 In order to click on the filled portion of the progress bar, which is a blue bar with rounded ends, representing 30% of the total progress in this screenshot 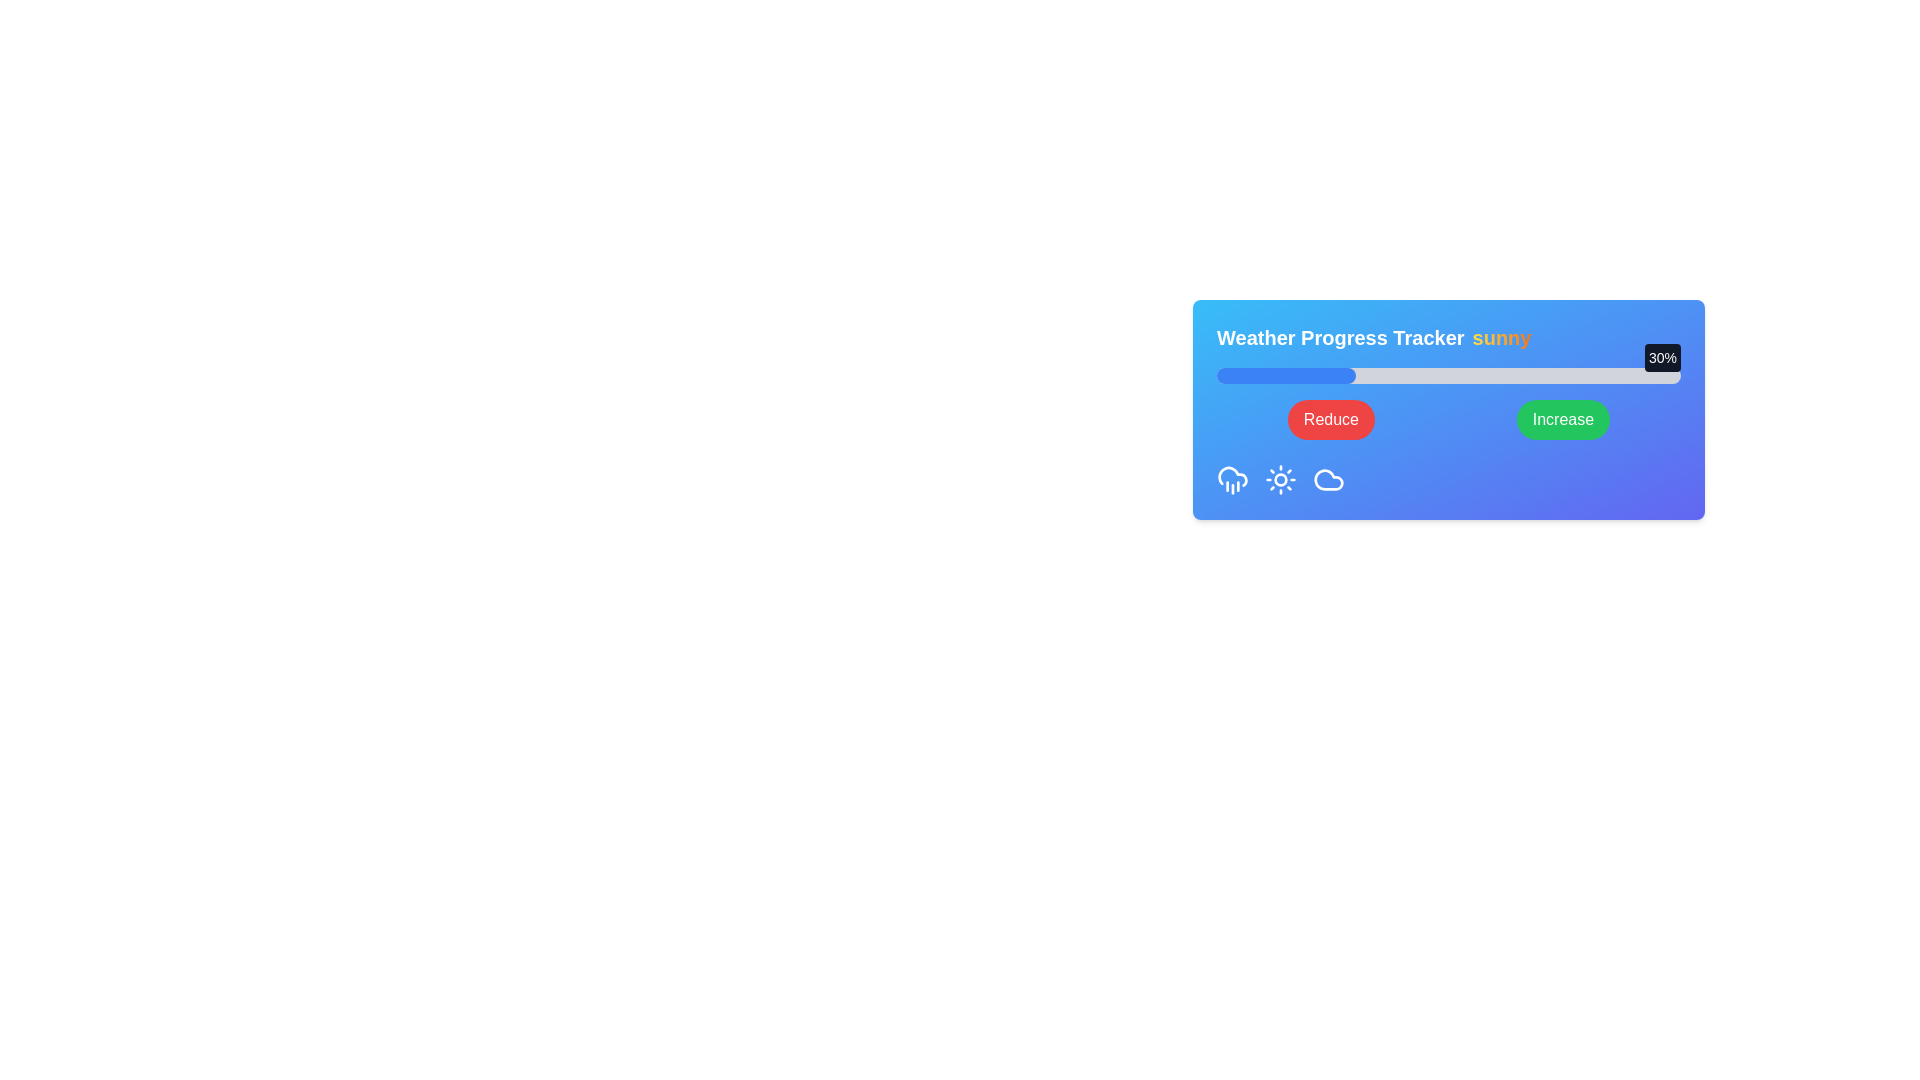, I will do `click(1286, 375)`.